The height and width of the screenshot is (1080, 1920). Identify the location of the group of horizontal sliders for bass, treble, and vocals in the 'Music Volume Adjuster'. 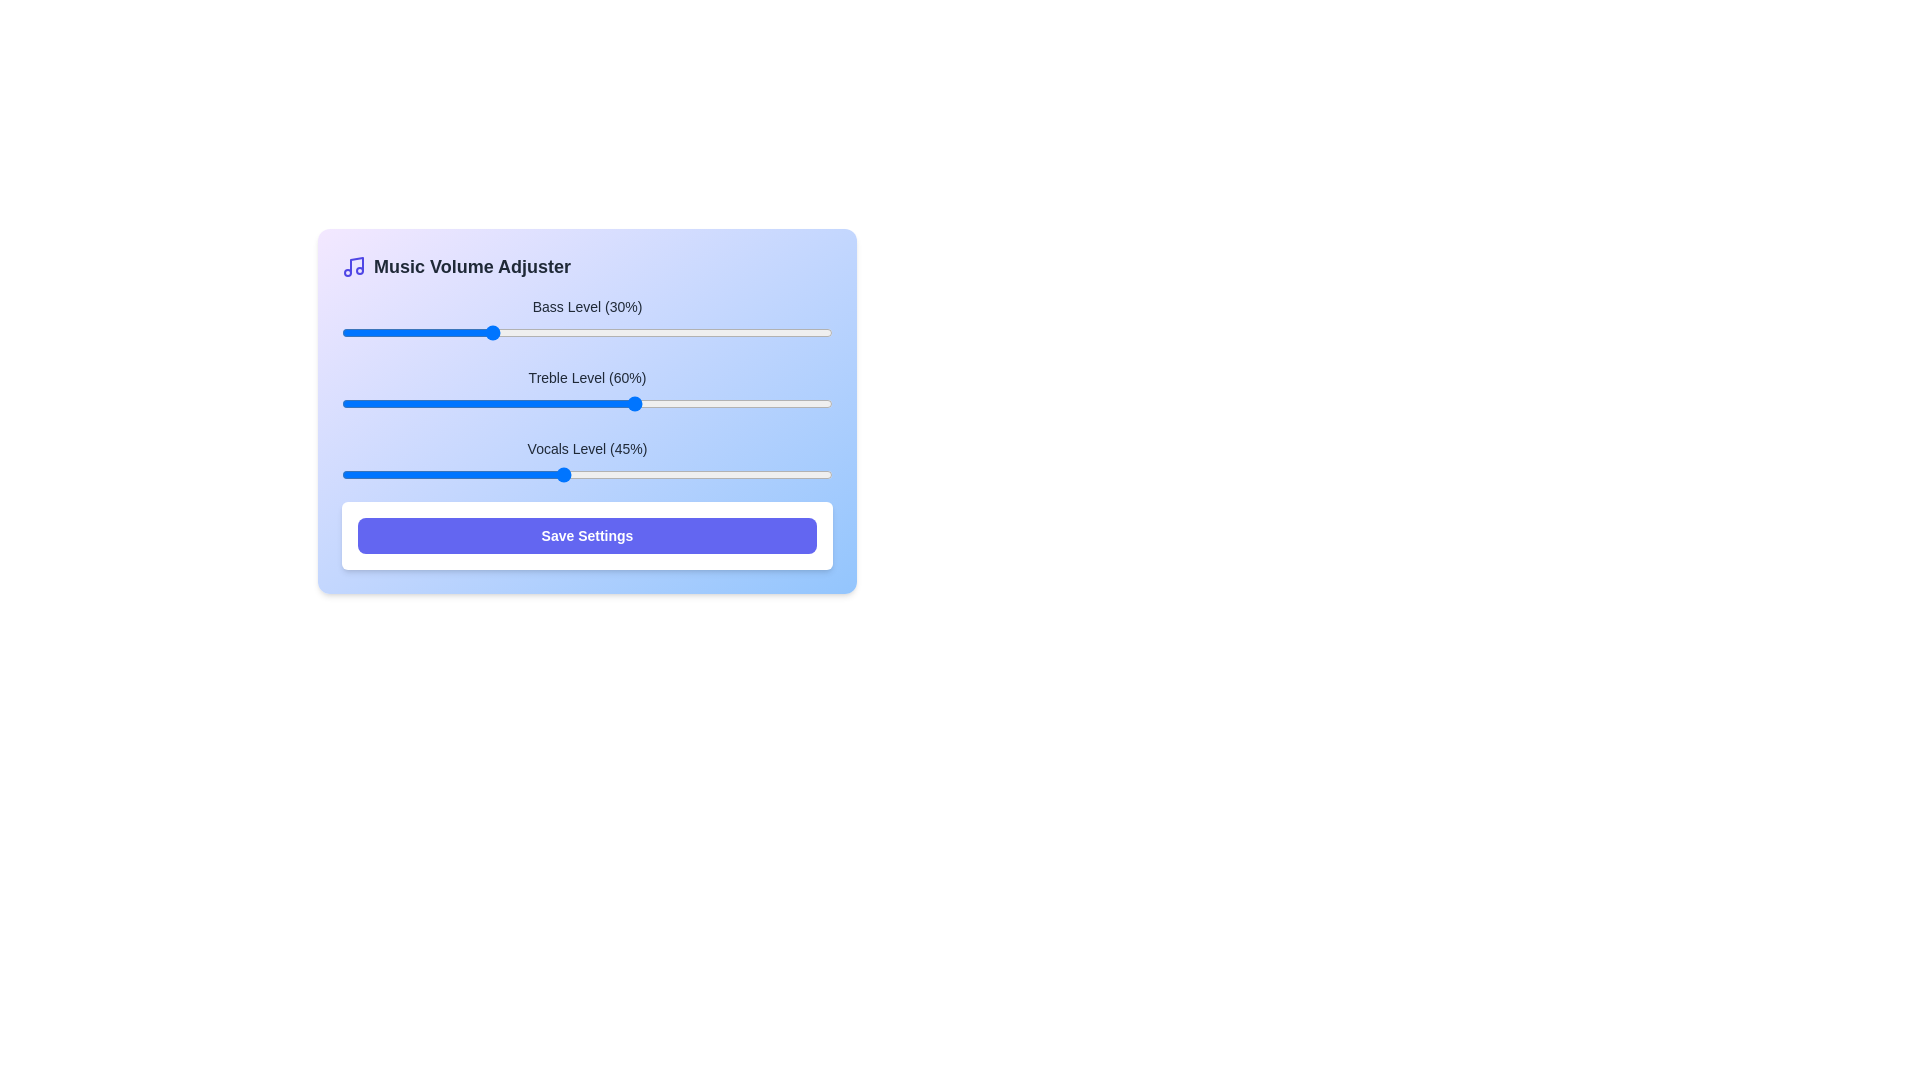
(586, 391).